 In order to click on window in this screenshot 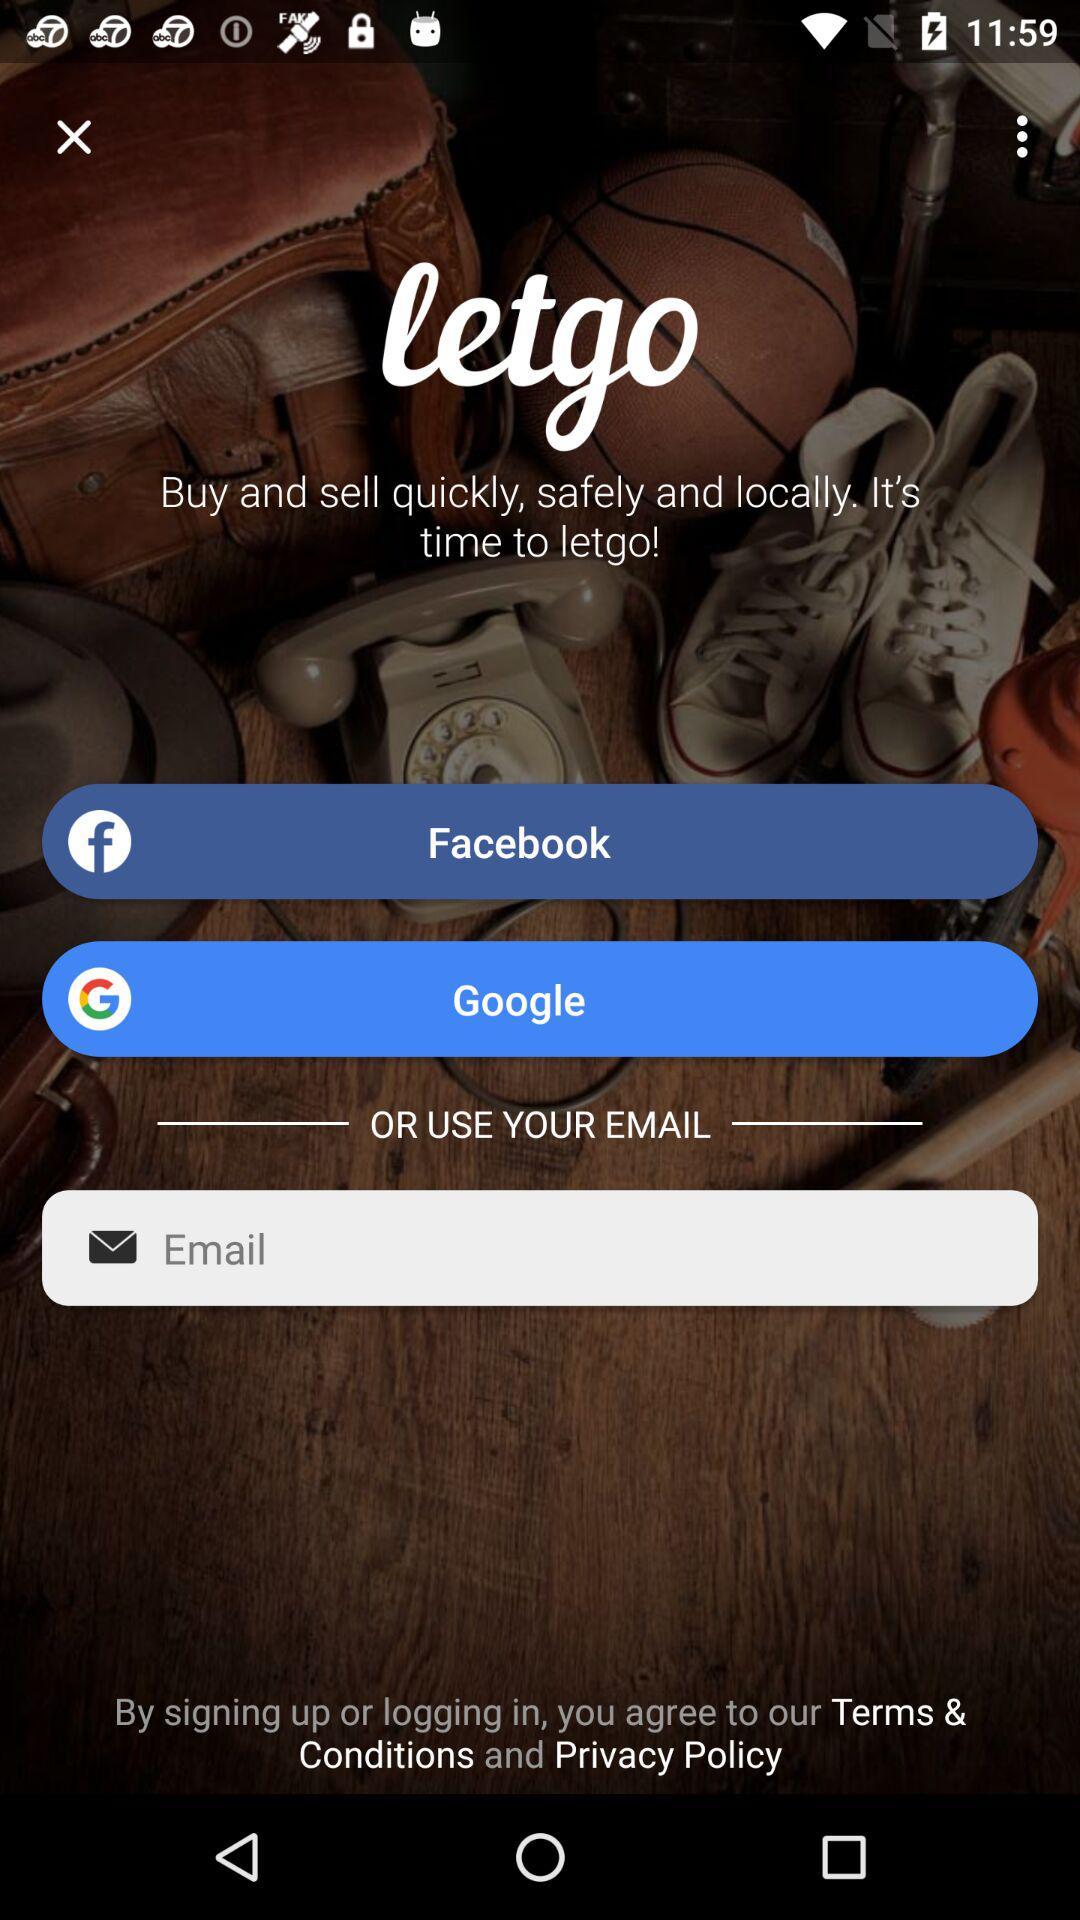, I will do `click(72, 135)`.